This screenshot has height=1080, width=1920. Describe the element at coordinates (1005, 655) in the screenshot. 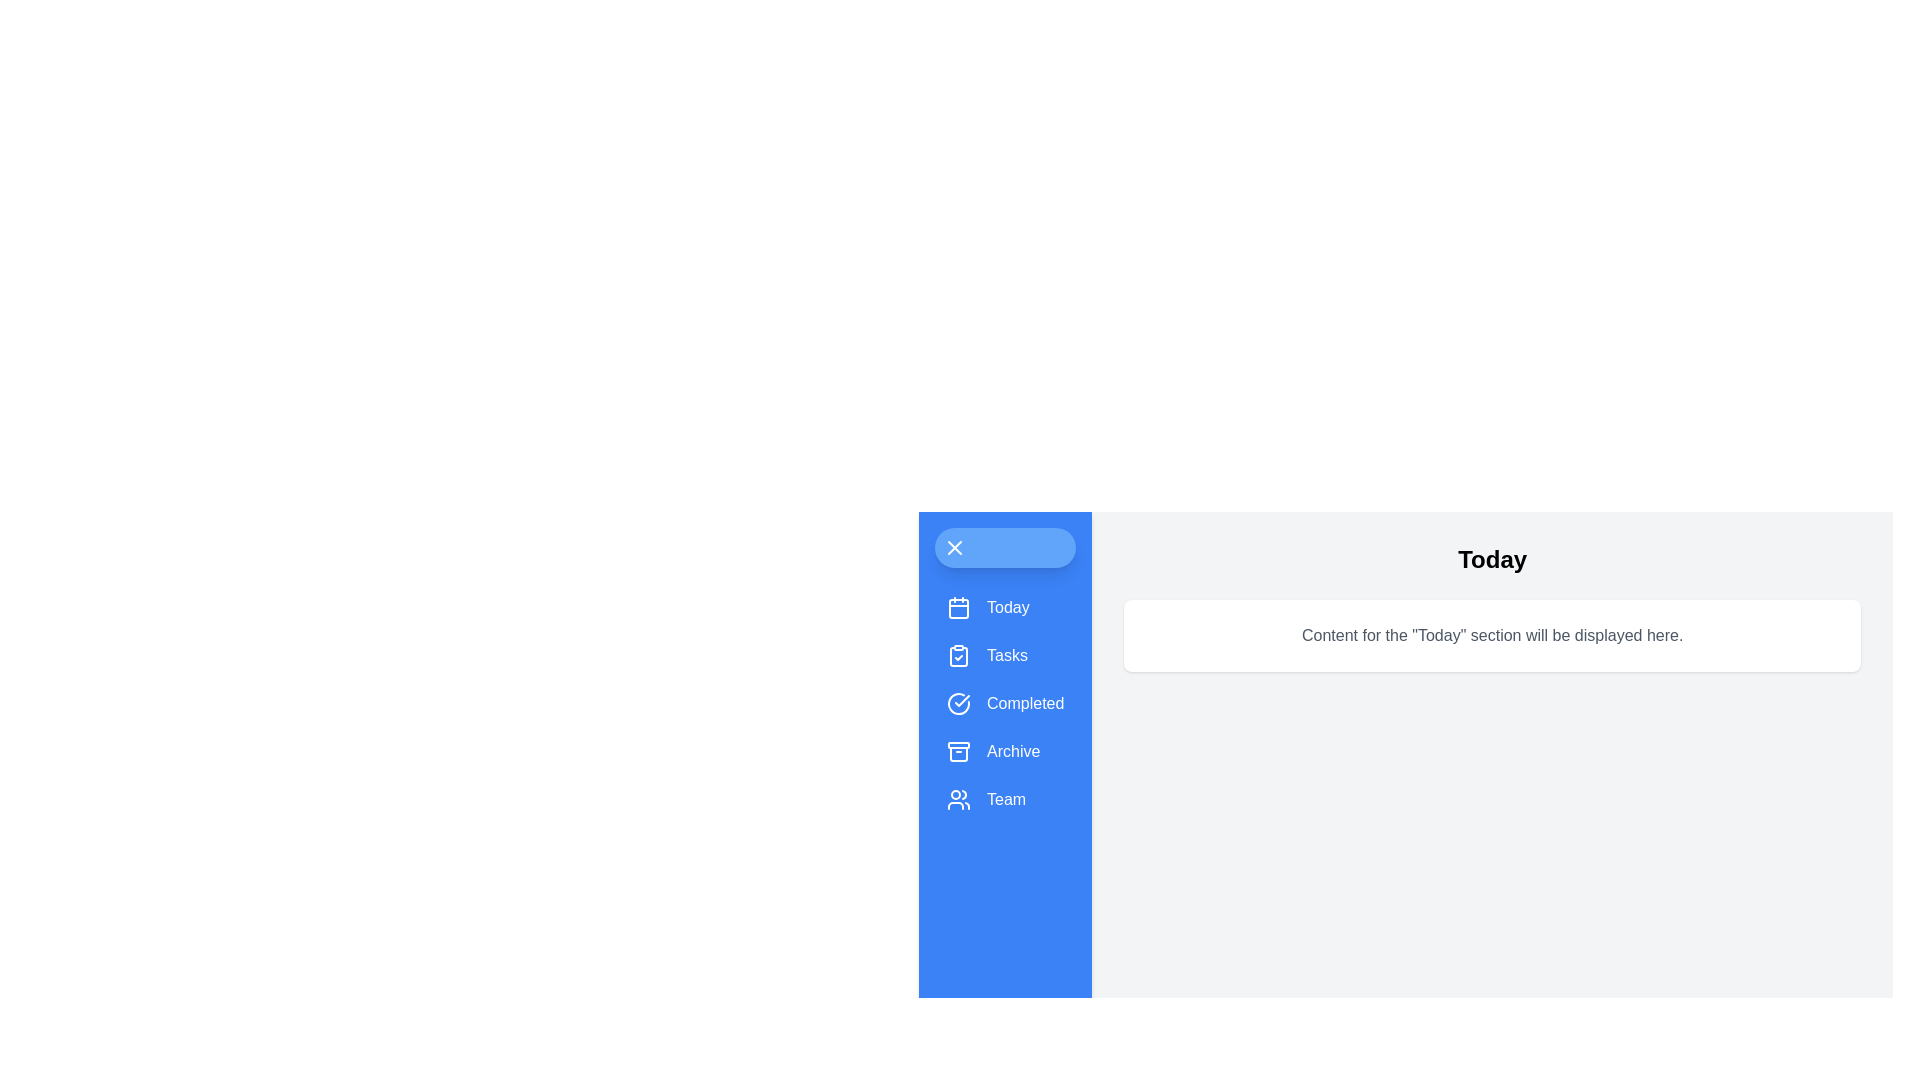

I see `the menu item Tasks to observe its hover effect` at that location.